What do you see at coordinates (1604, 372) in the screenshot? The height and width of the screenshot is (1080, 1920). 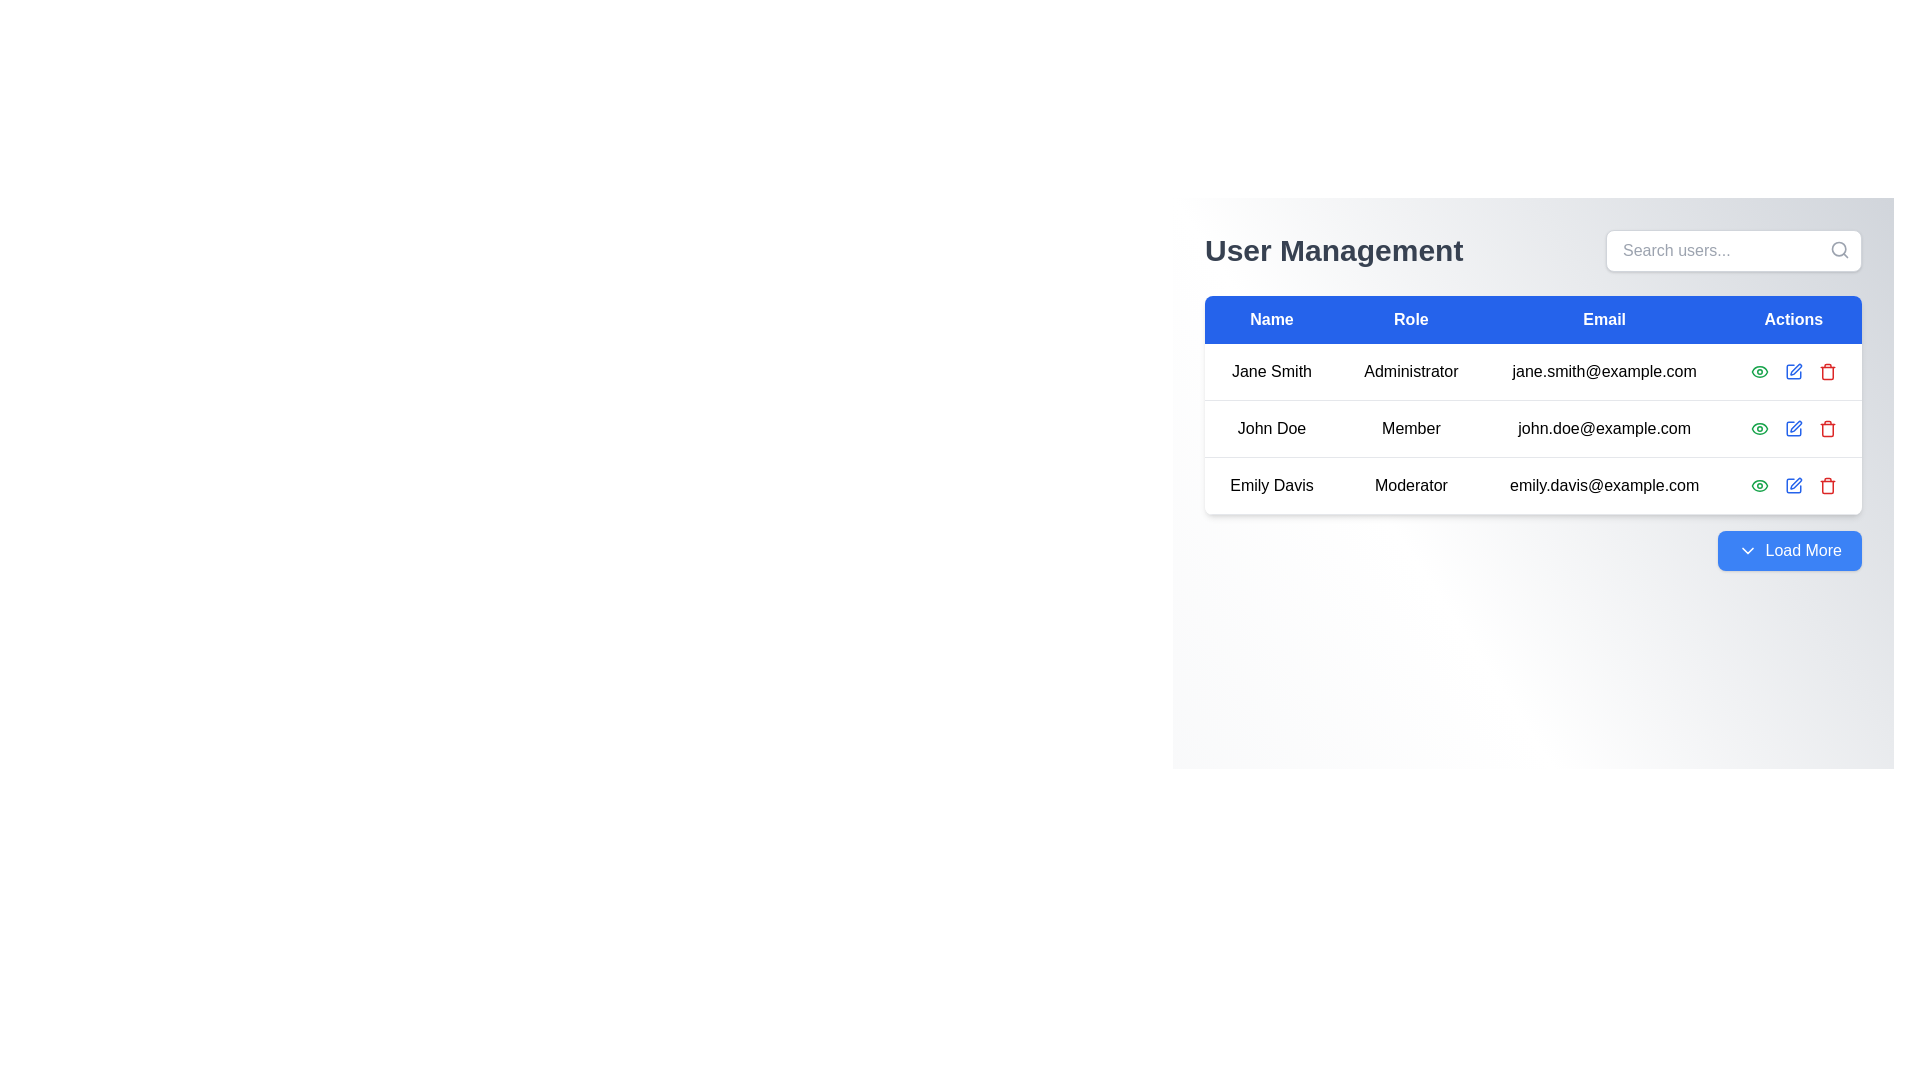 I see `the Text Display Field that shows the user's email address in the first row of the table, located in the 'Email' column` at bounding box center [1604, 372].